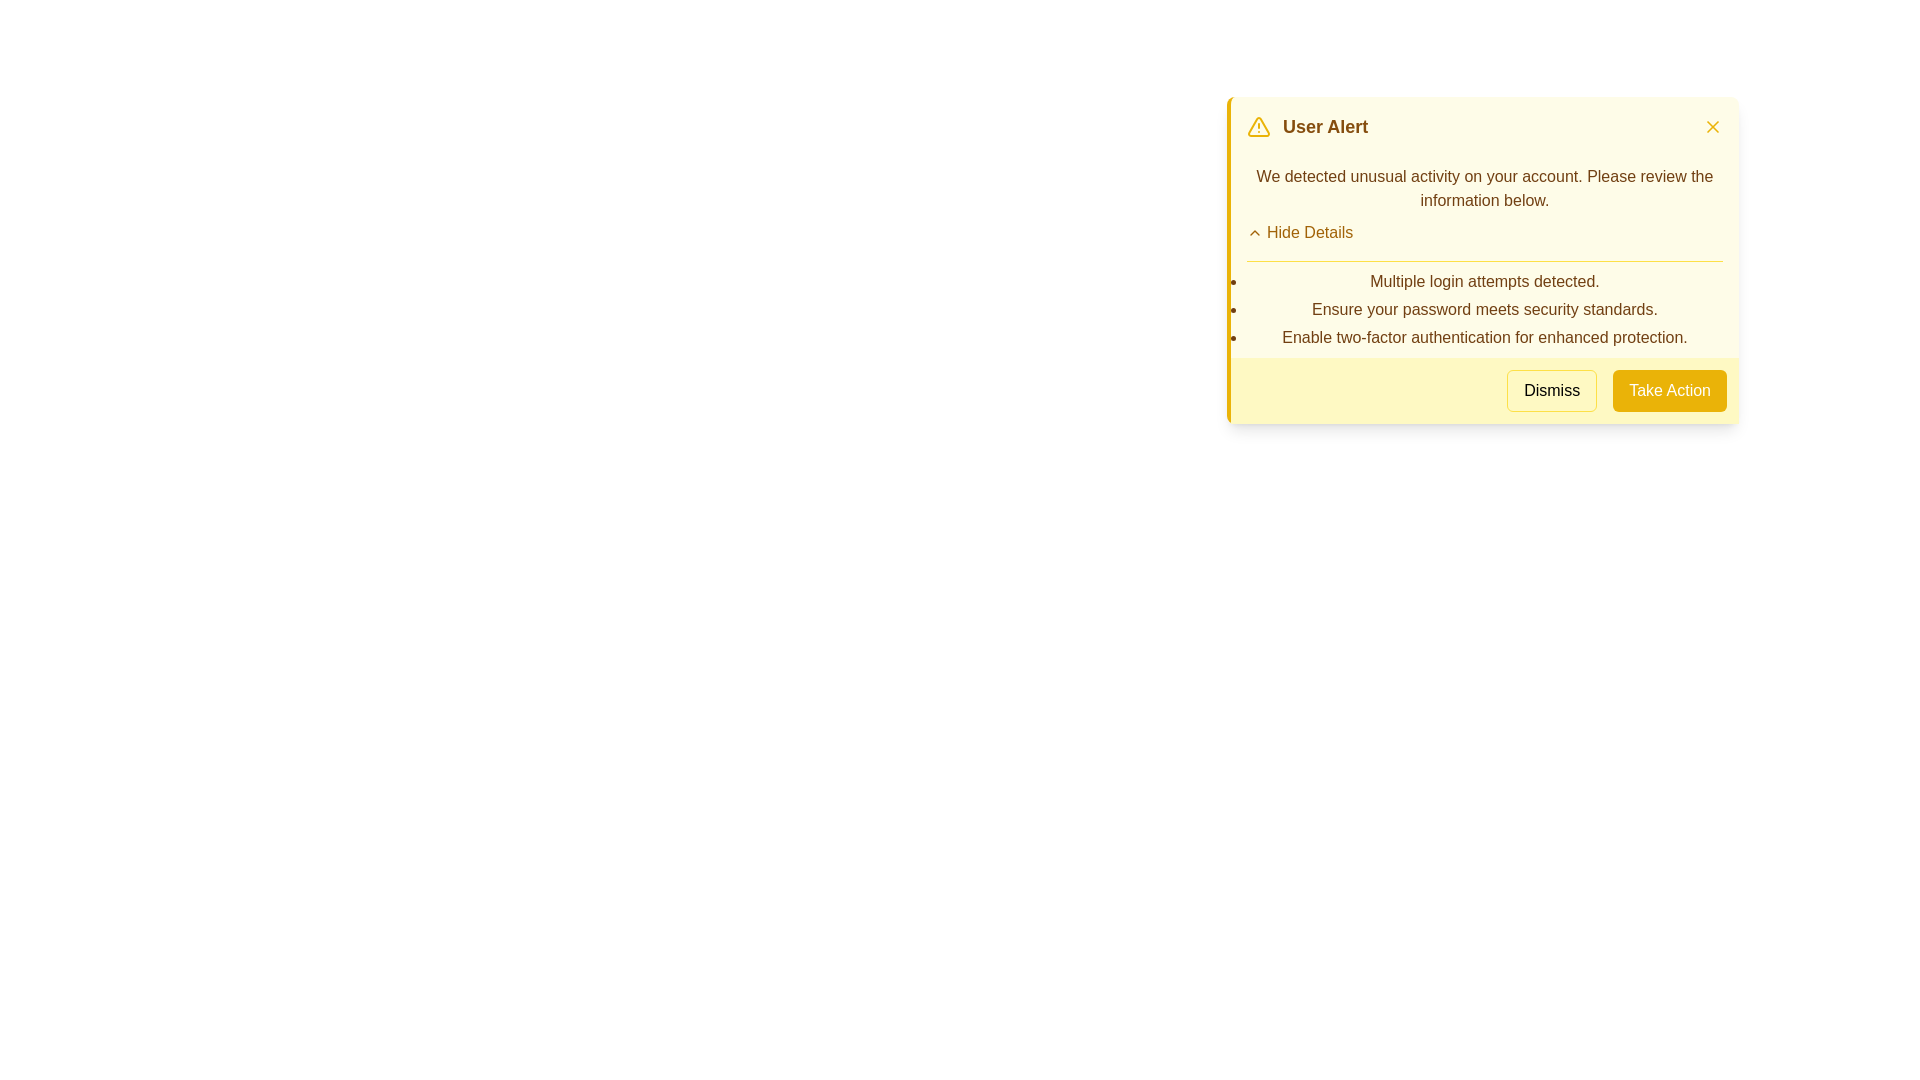  What do you see at coordinates (1253, 231) in the screenshot?
I see `the Chevron Down icon located to the left of the 'Hide Details' text to potentially display a tooltip` at bounding box center [1253, 231].